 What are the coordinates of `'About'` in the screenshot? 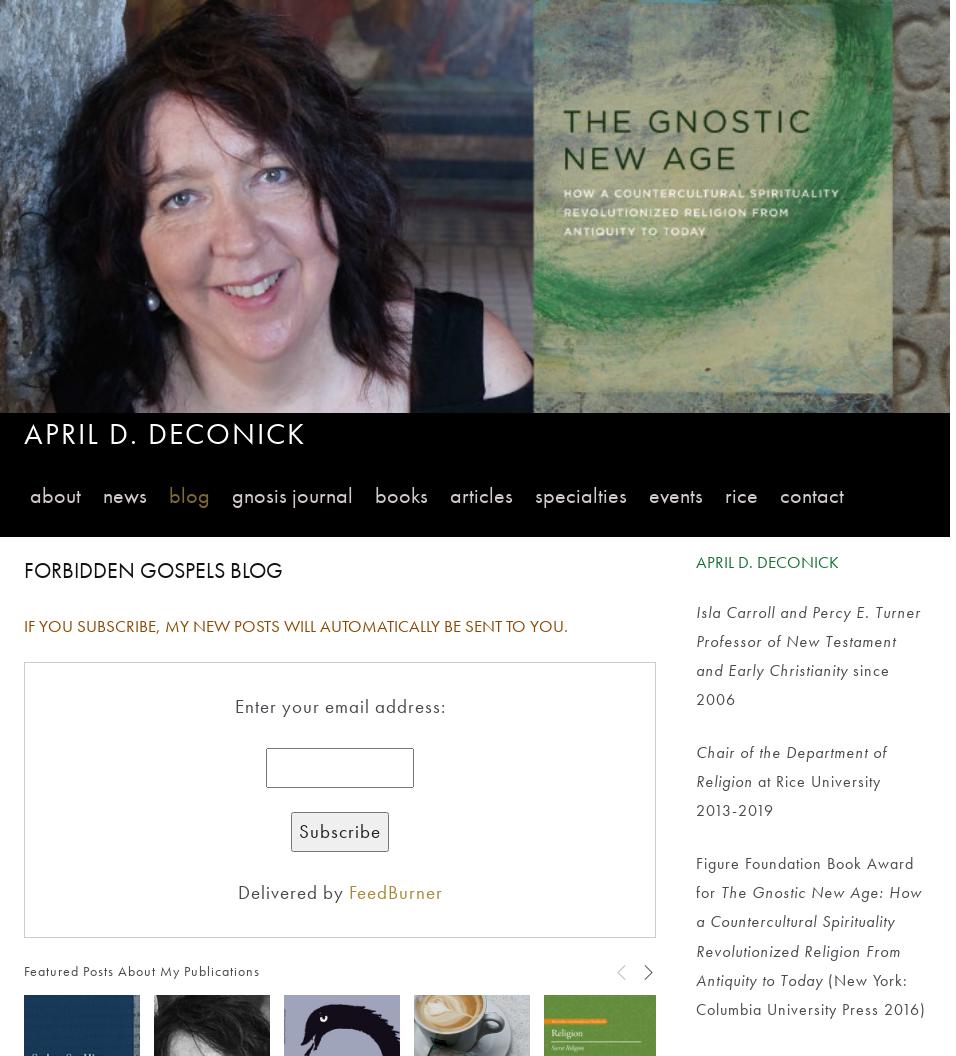 It's located at (54, 493).